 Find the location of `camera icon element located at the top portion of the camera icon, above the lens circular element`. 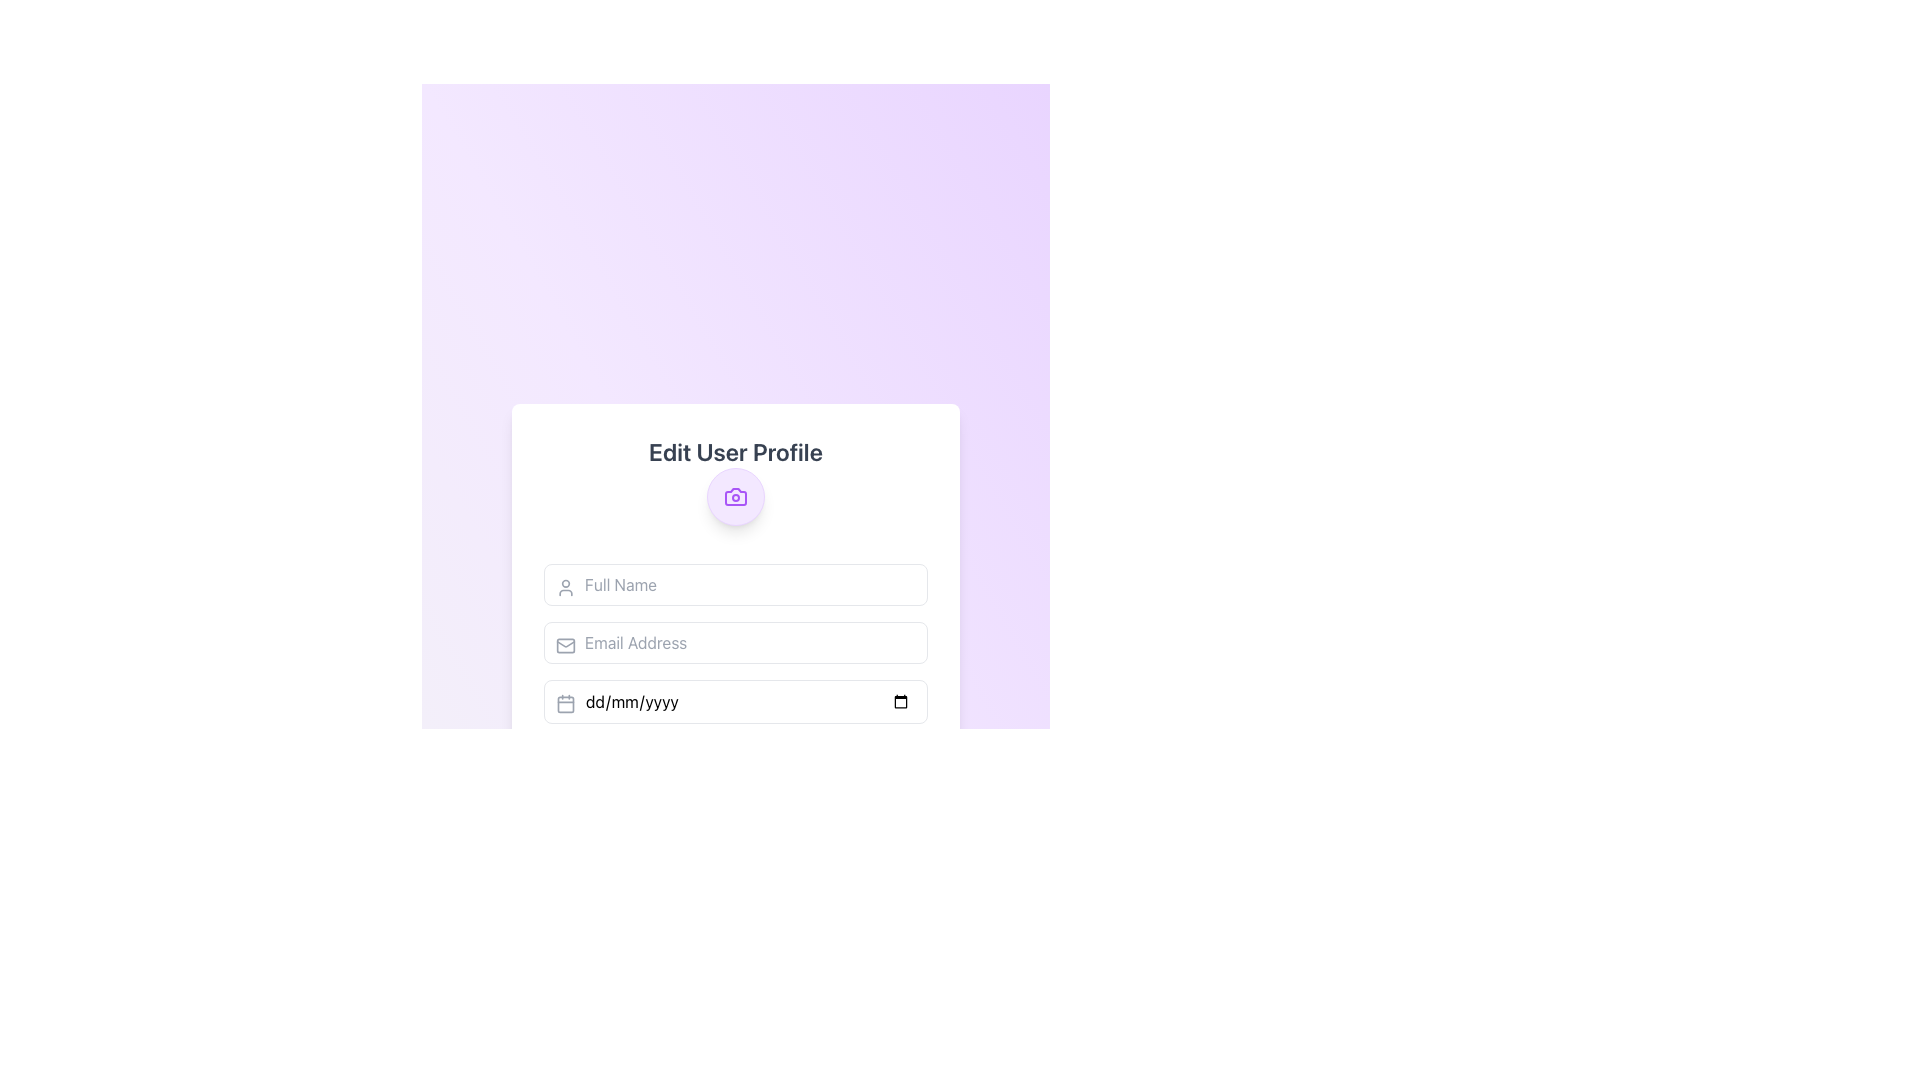

camera icon element located at the top portion of the camera icon, above the lens circular element is located at coordinates (734, 496).